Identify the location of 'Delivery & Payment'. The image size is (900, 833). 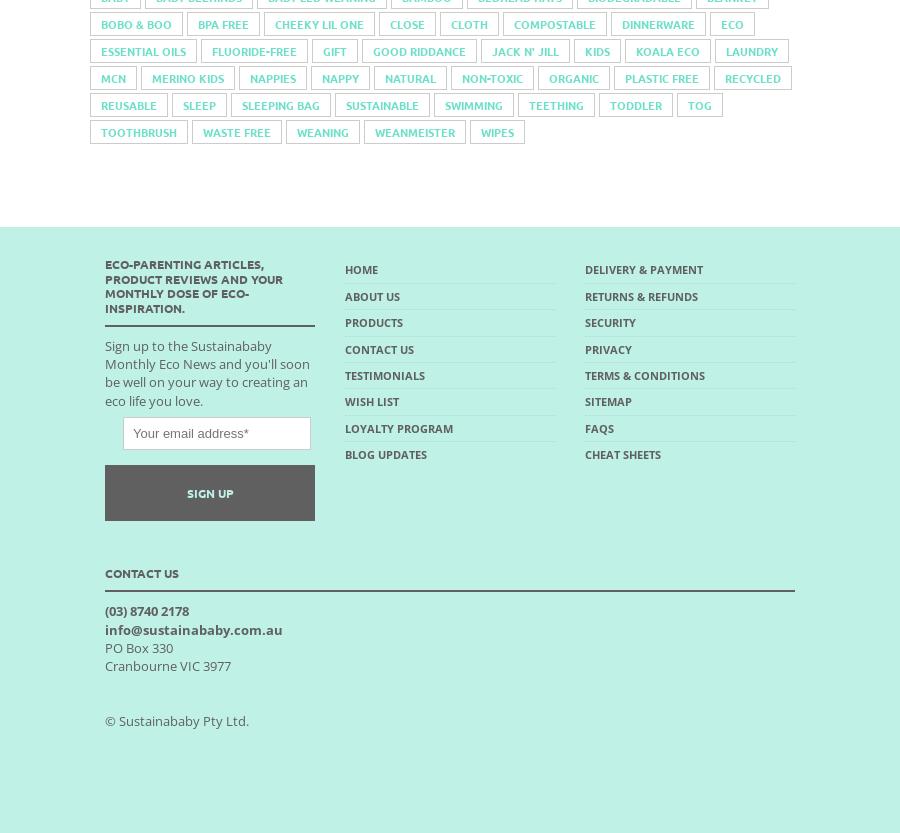
(644, 269).